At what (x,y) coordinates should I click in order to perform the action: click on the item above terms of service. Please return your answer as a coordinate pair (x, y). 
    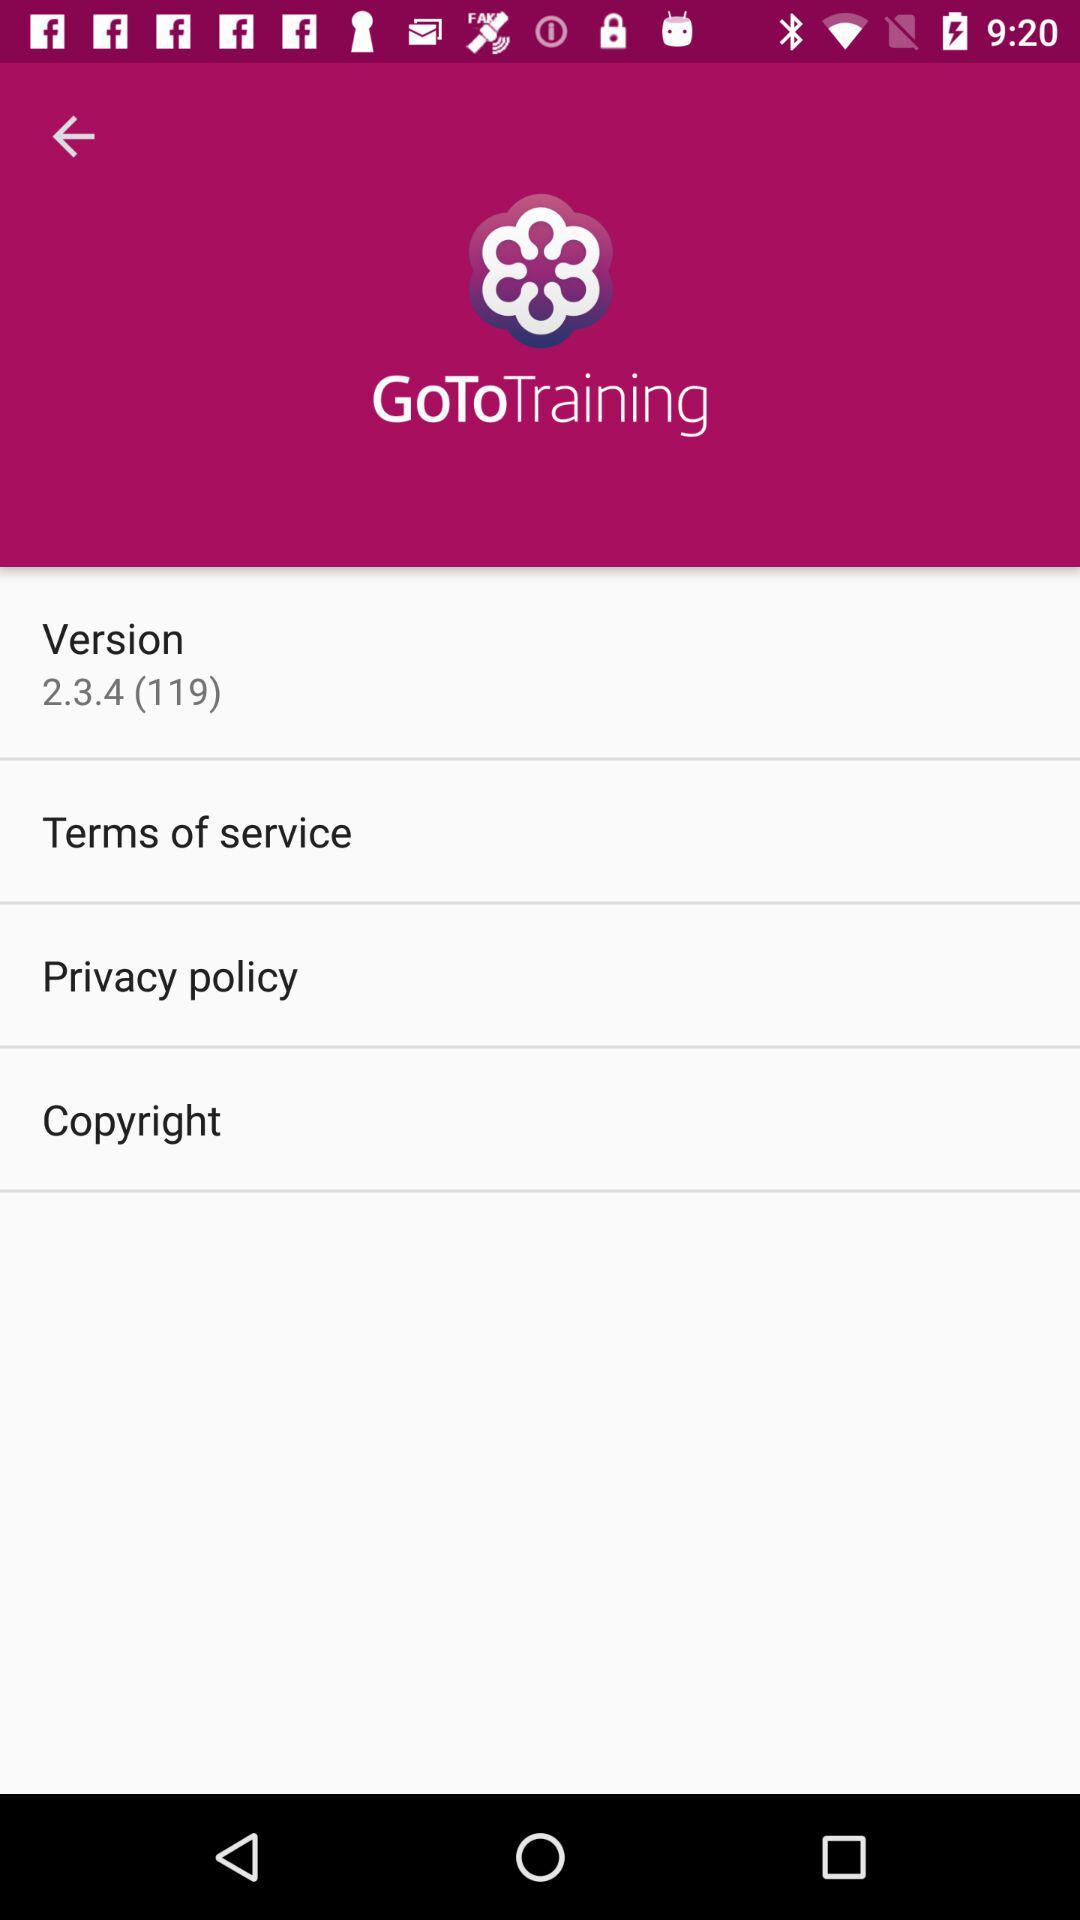
    Looking at the image, I should click on (131, 690).